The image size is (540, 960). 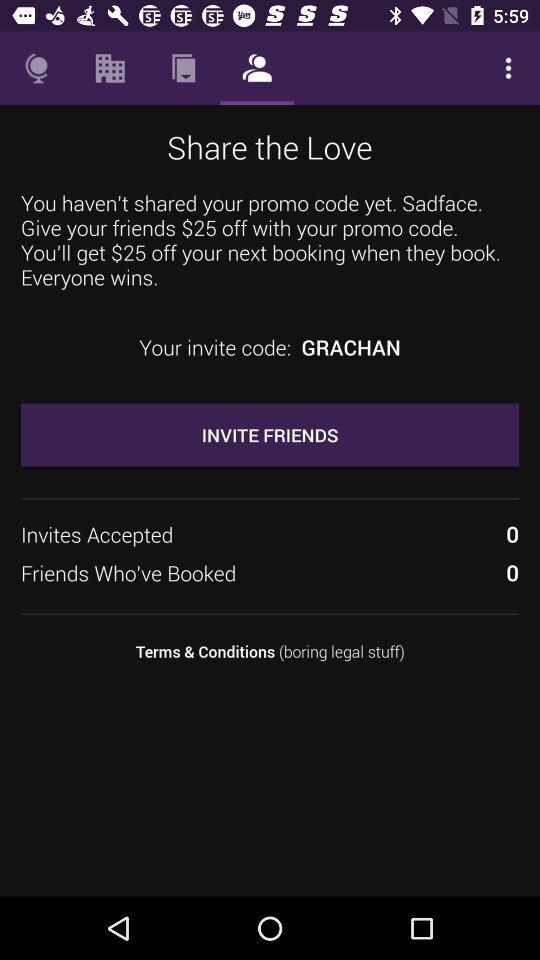 I want to click on the icon above you haven t item, so click(x=110, y=68).